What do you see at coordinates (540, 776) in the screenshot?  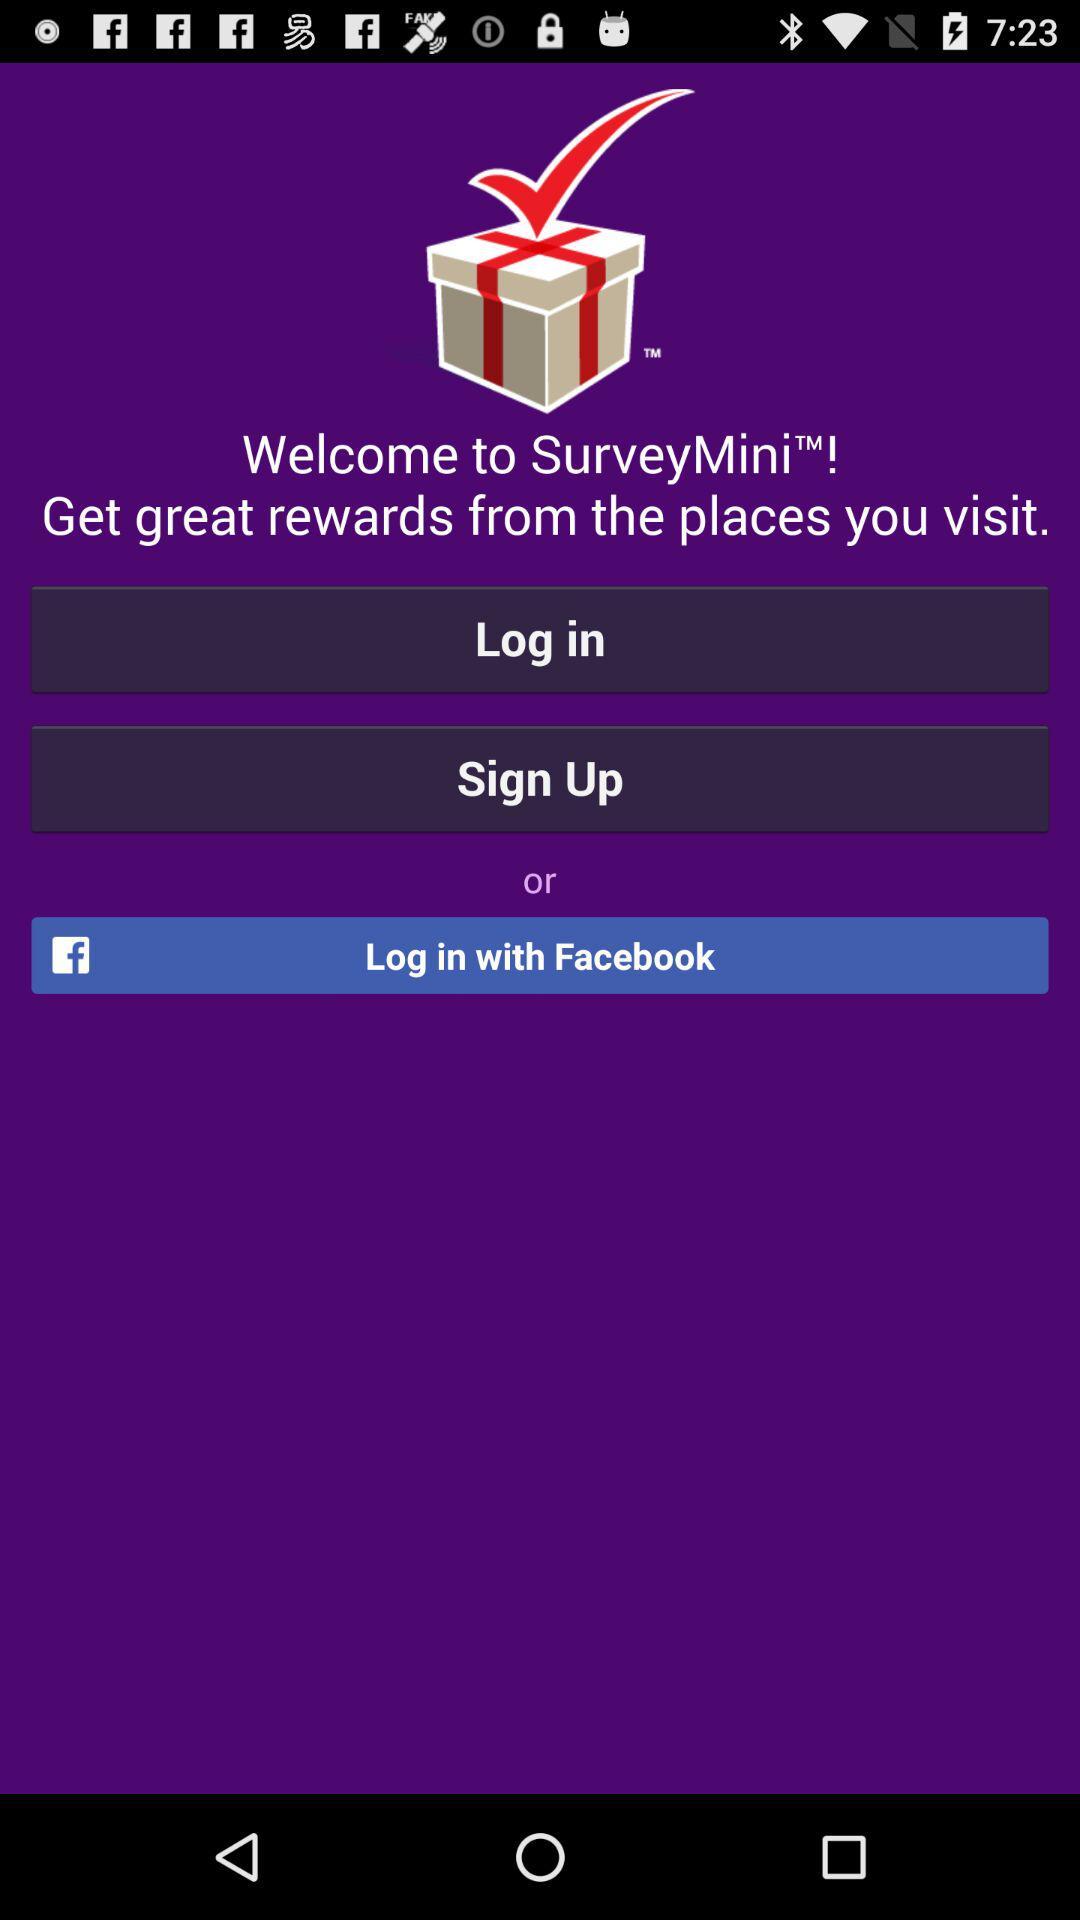 I see `icon below the log in icon` at bounding box center [540, 776].